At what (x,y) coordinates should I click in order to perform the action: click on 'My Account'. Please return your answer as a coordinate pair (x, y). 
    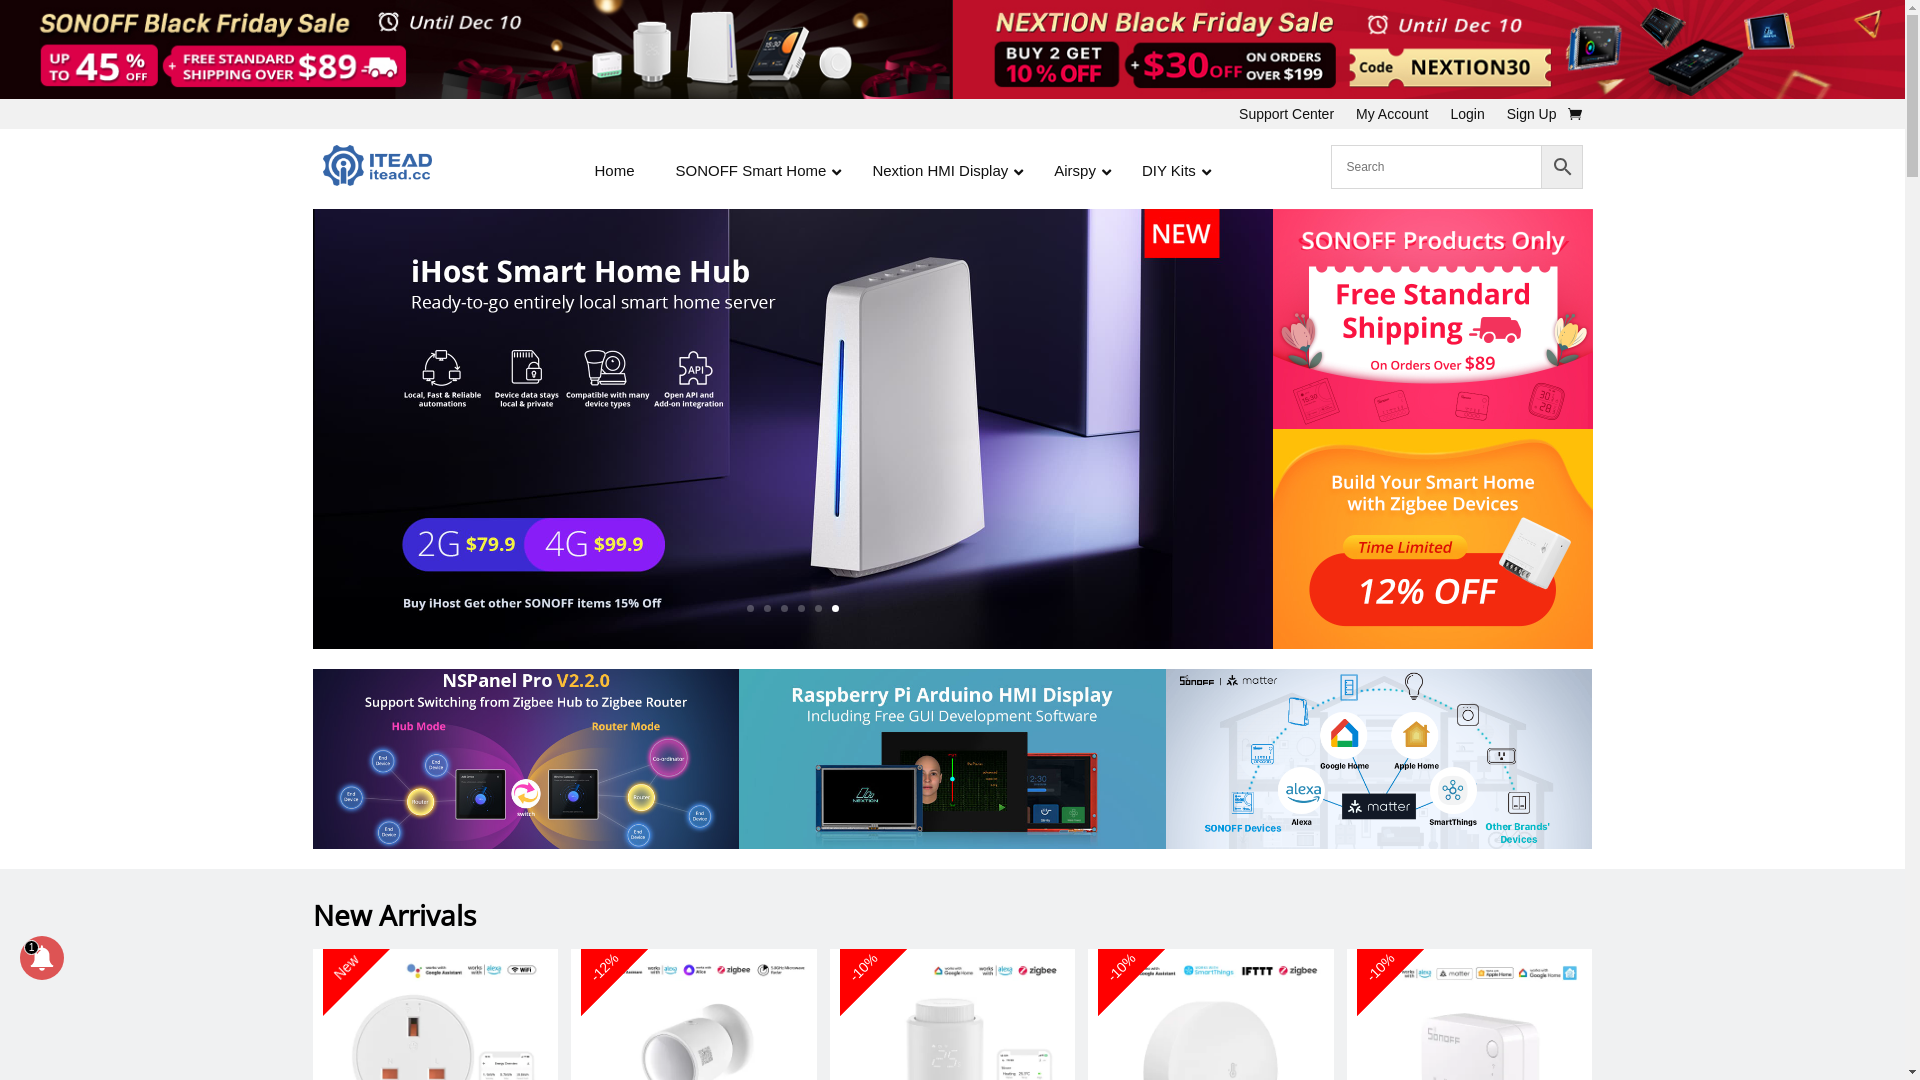
    Looking at the image, I should click on (1391, 118).